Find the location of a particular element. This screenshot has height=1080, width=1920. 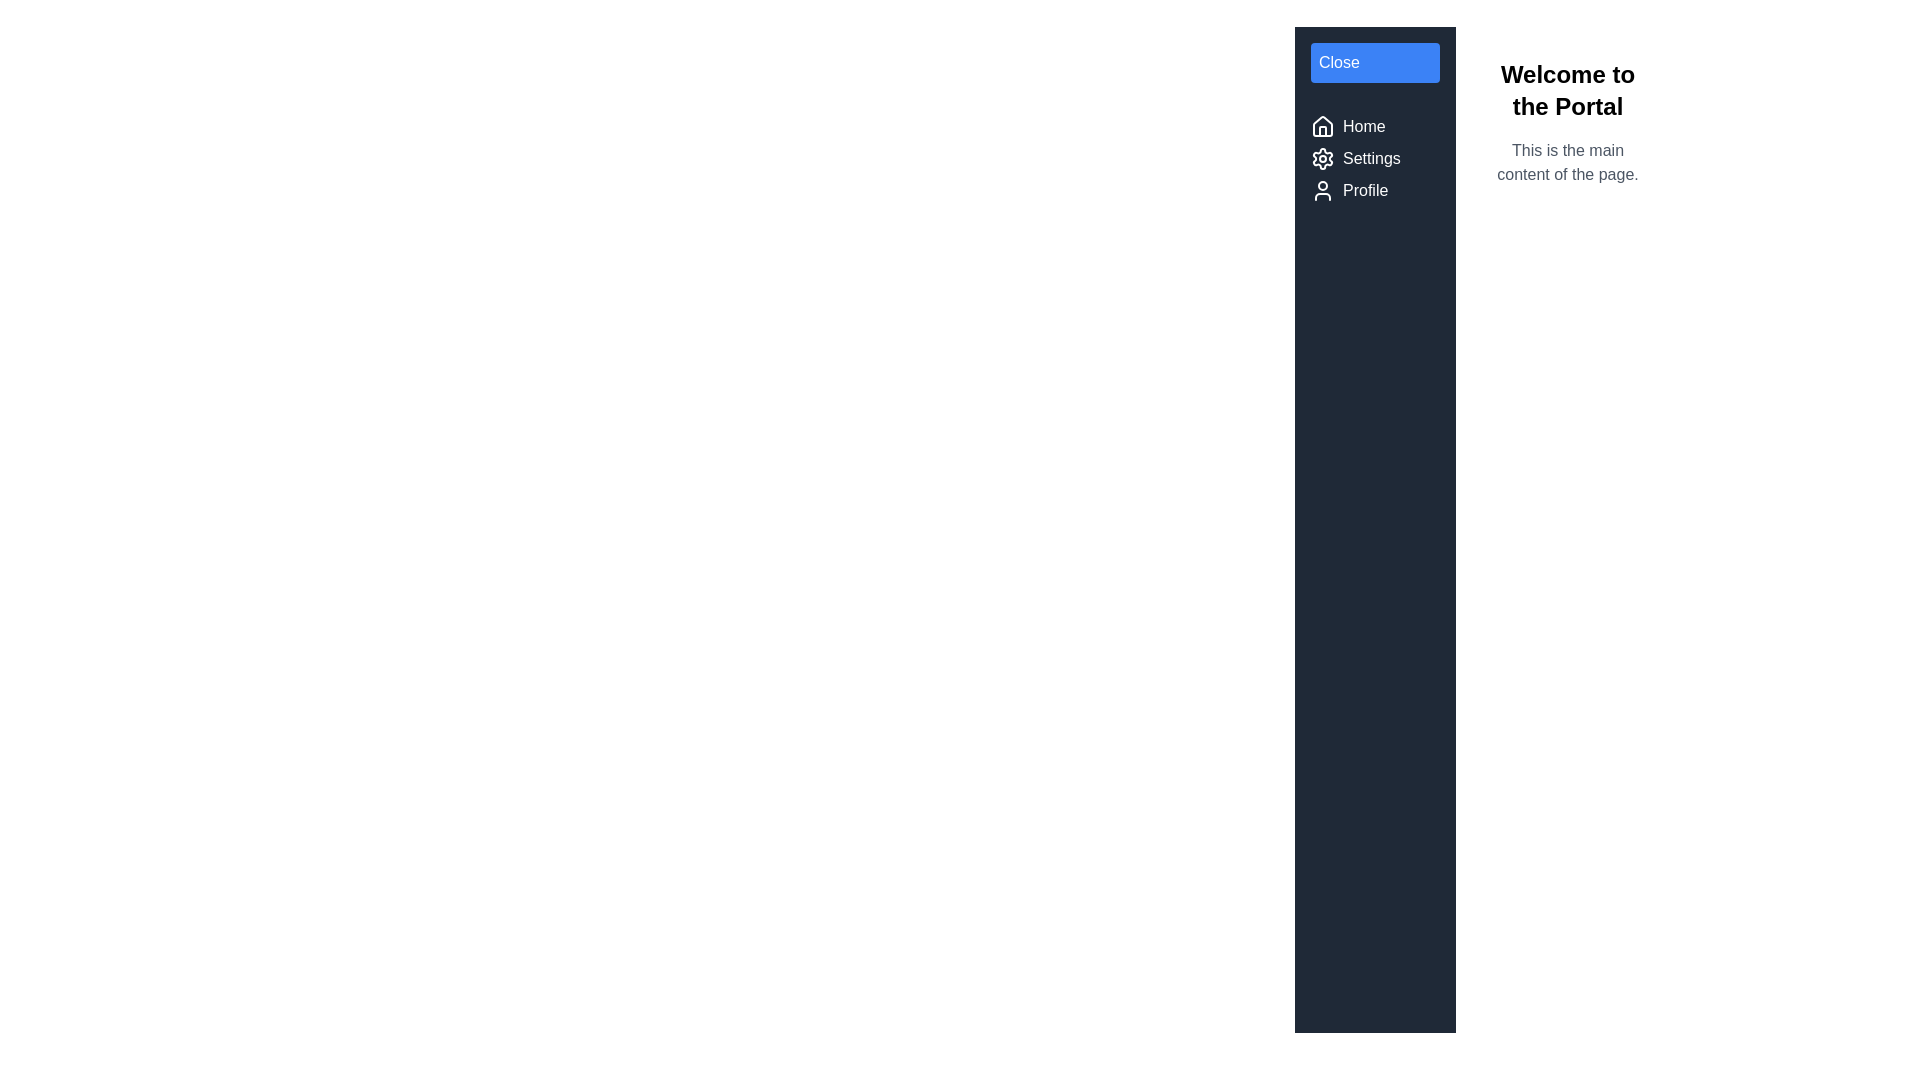

the cogwheel icon representing settings in the SVG graphics element is located at coordinates (1323, 157).